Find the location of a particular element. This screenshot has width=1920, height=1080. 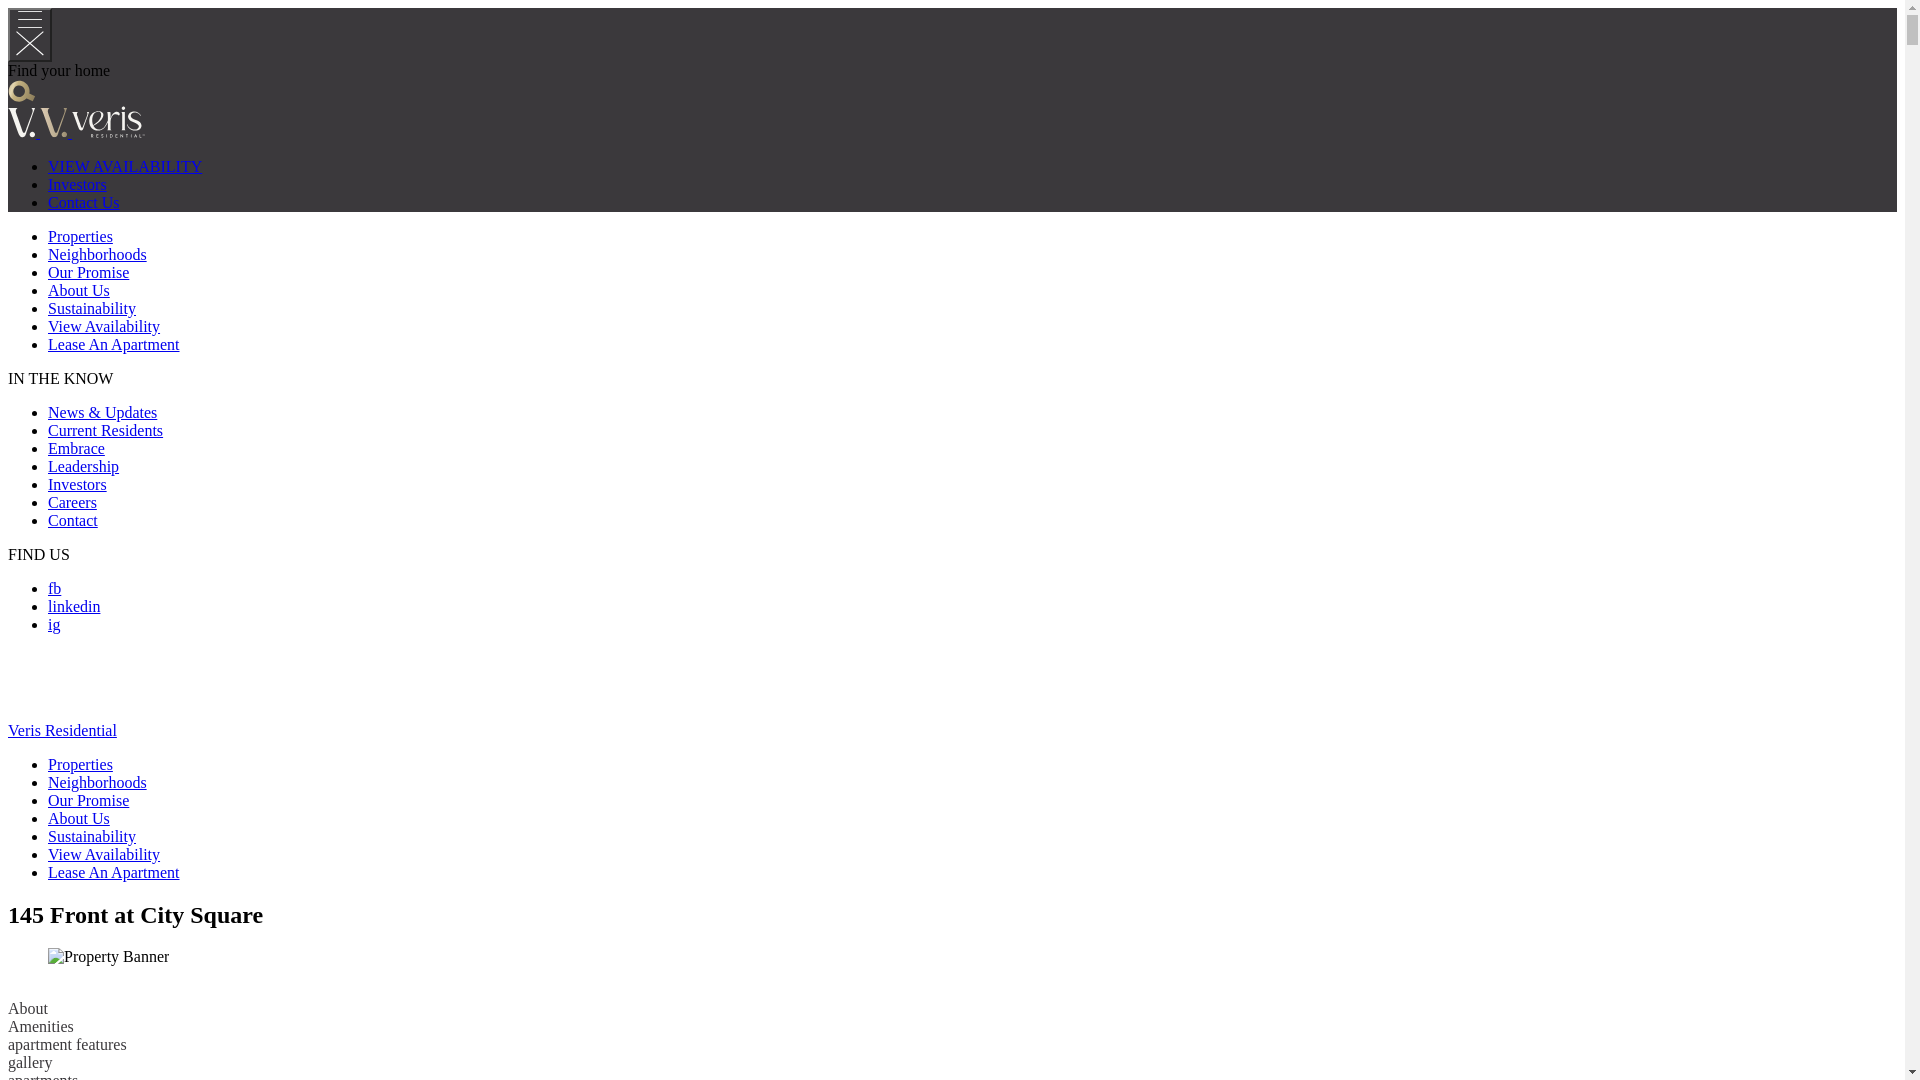

'Contact Us' is located at coordinates (82, 202).